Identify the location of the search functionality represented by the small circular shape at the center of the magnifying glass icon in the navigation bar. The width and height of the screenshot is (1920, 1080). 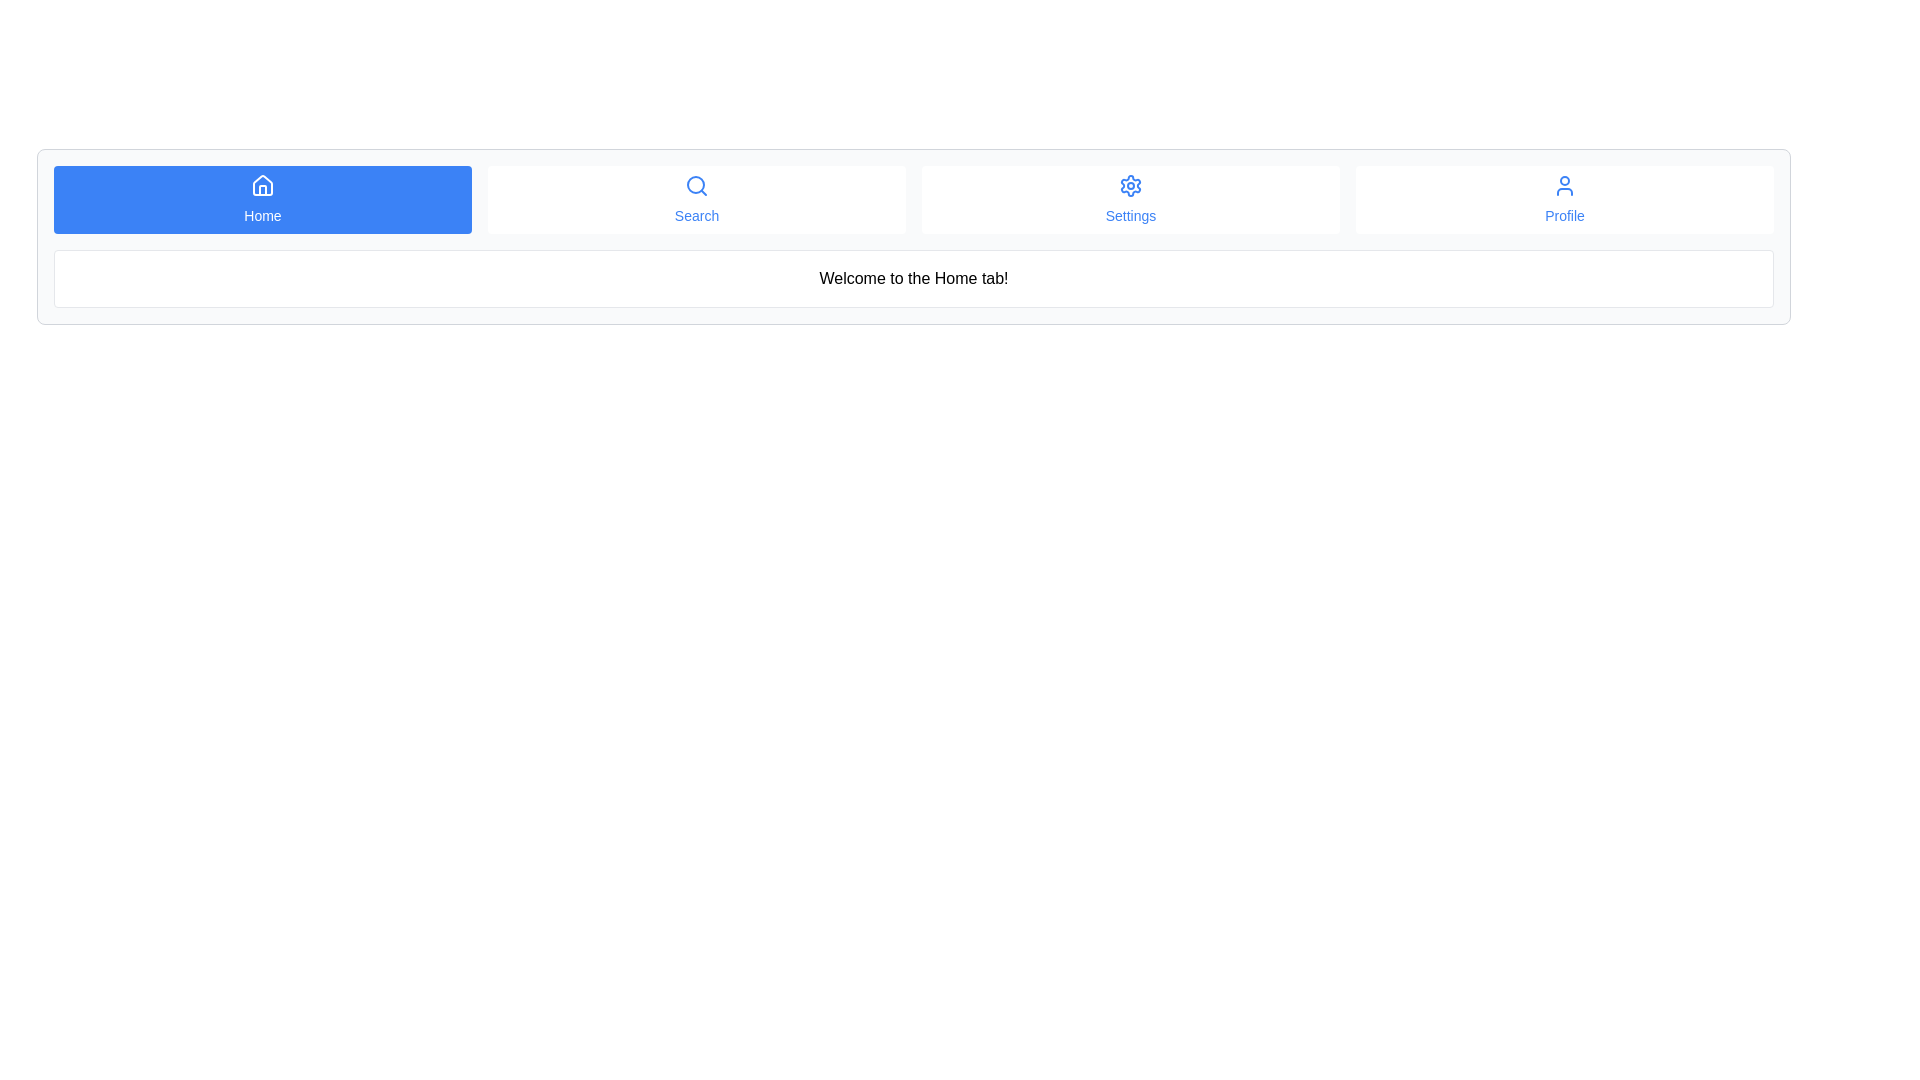
(696, 185).